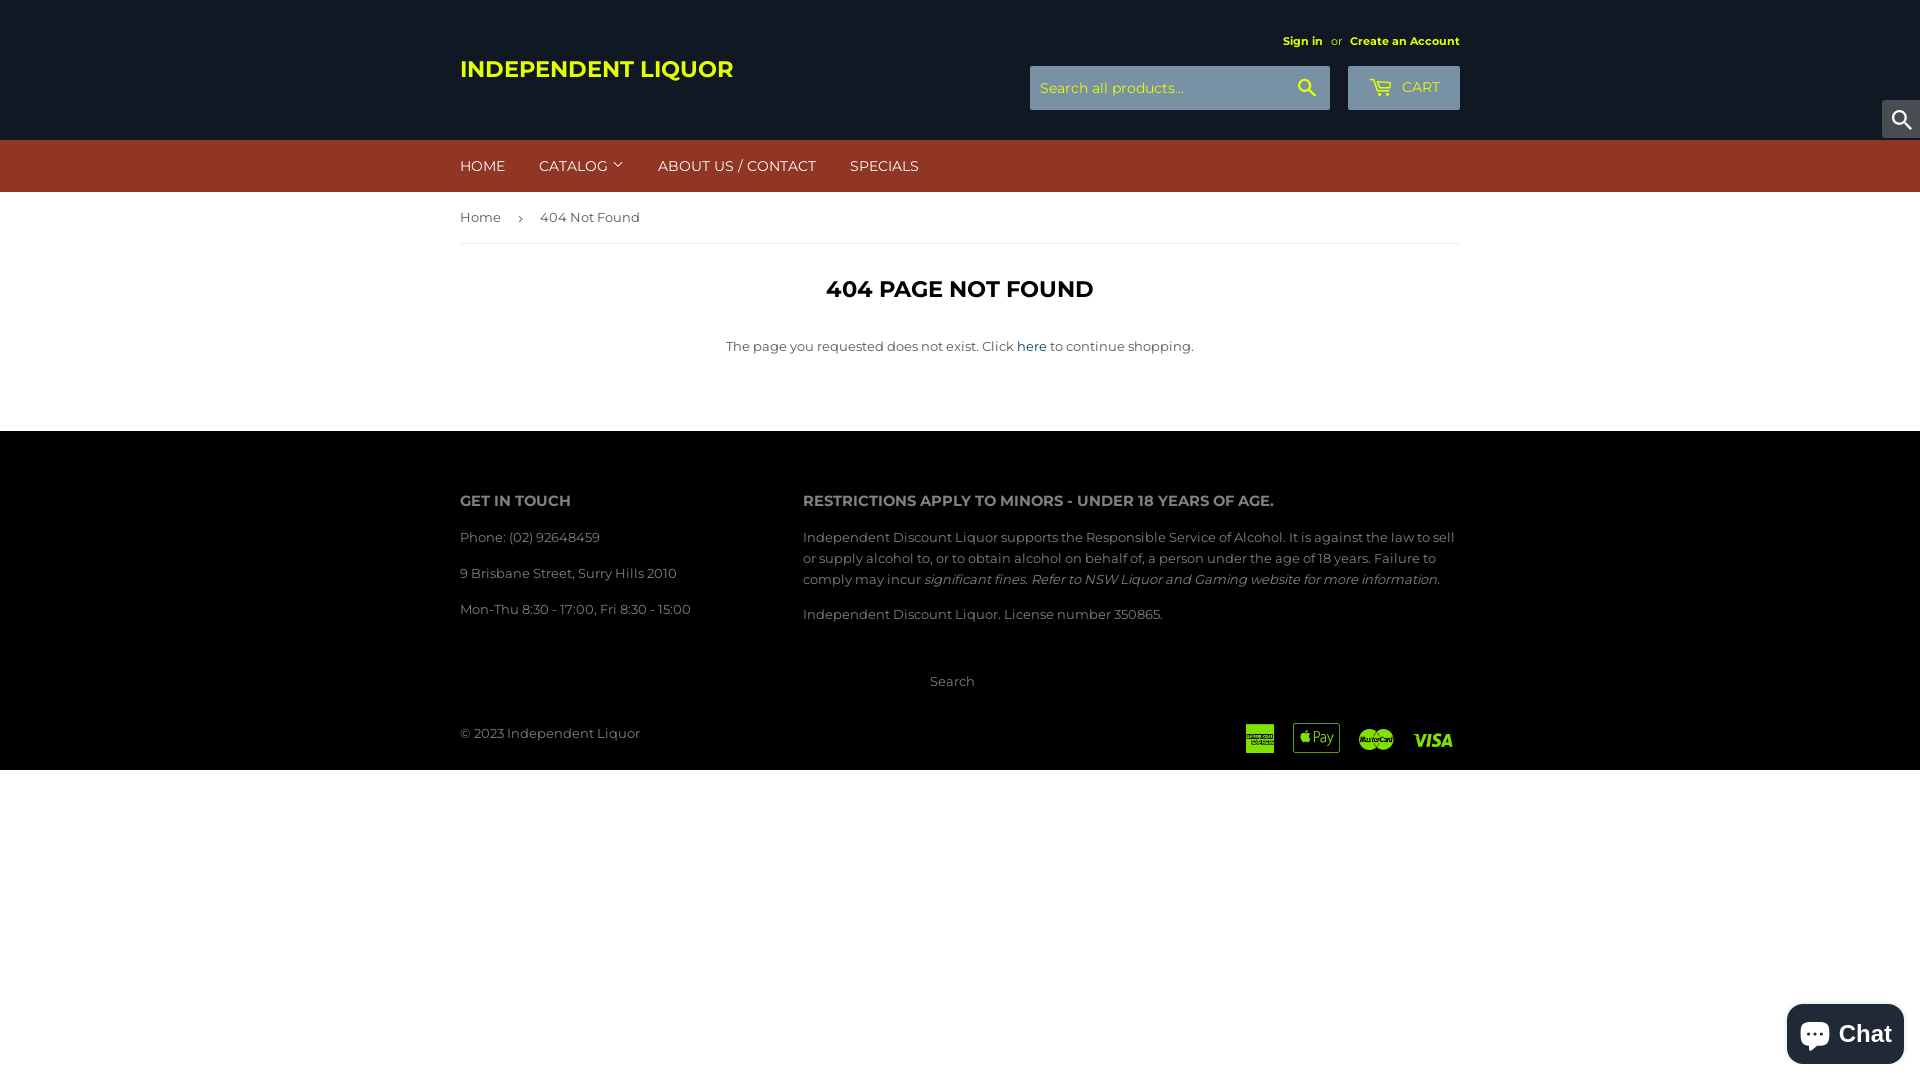 This screenshot has width=1920, height=1080. Describe the element at coordinates (835, 164) in the screenshot. I see `'SPECIALS'` at that location.